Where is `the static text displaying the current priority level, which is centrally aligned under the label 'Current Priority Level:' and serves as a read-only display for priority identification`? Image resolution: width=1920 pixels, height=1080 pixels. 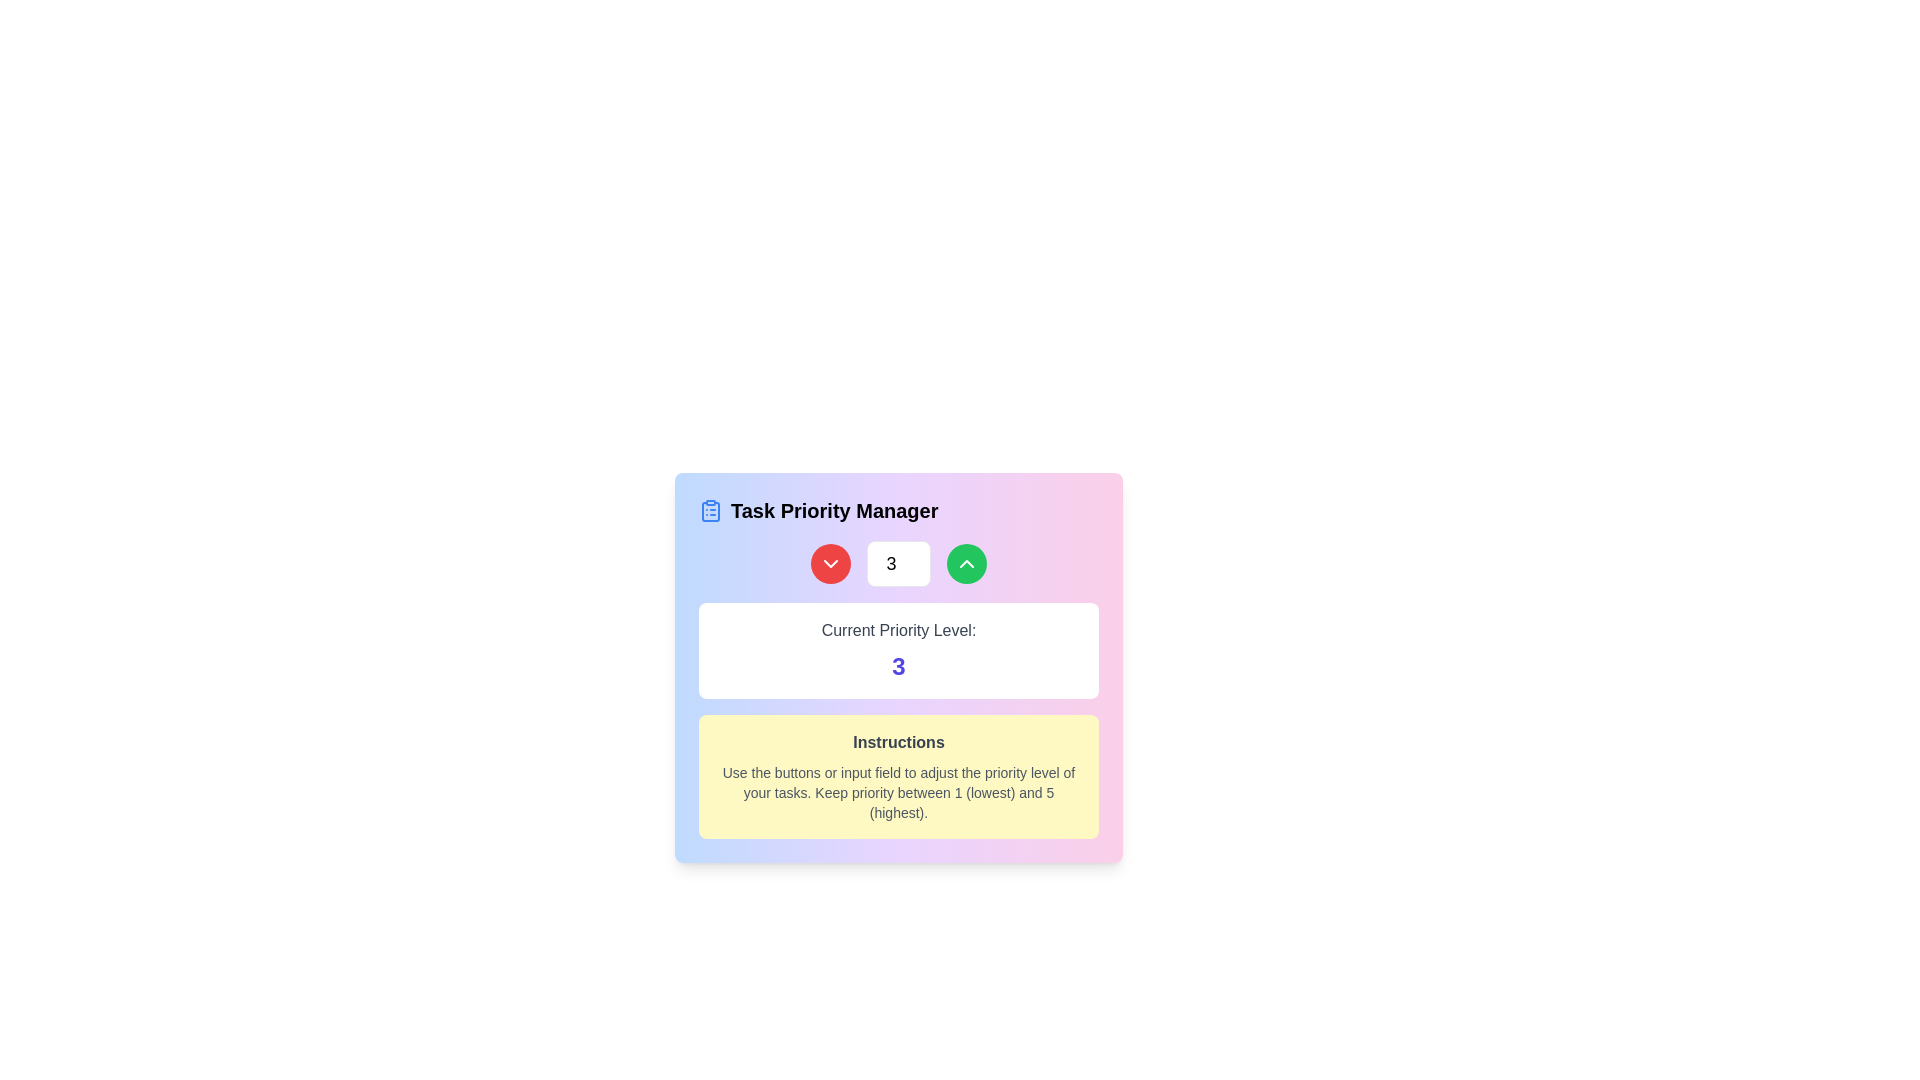
the static text displaying the current priority level, which is centrally aligned under the label 'Current Priority Level:' and serves as a read-only display for priority identification is located at coordinates (897, 667).